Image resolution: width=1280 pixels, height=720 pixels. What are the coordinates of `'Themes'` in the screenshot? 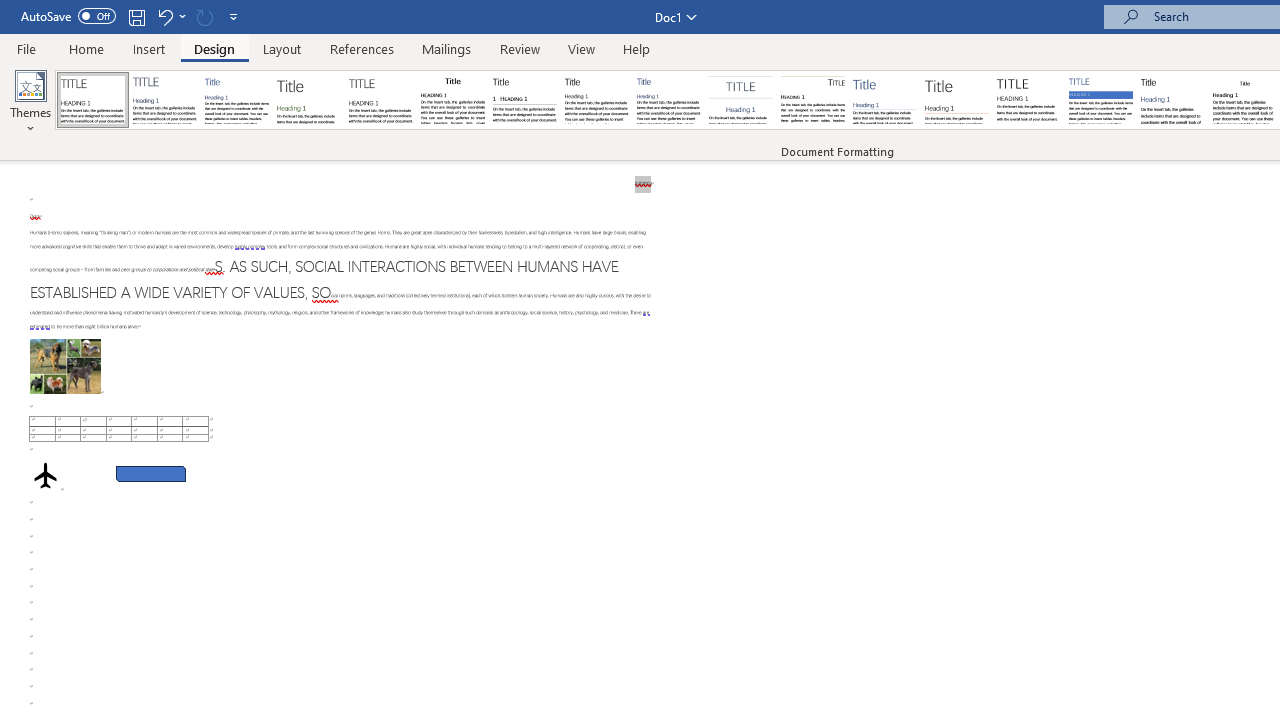 It's located at (30, 103).